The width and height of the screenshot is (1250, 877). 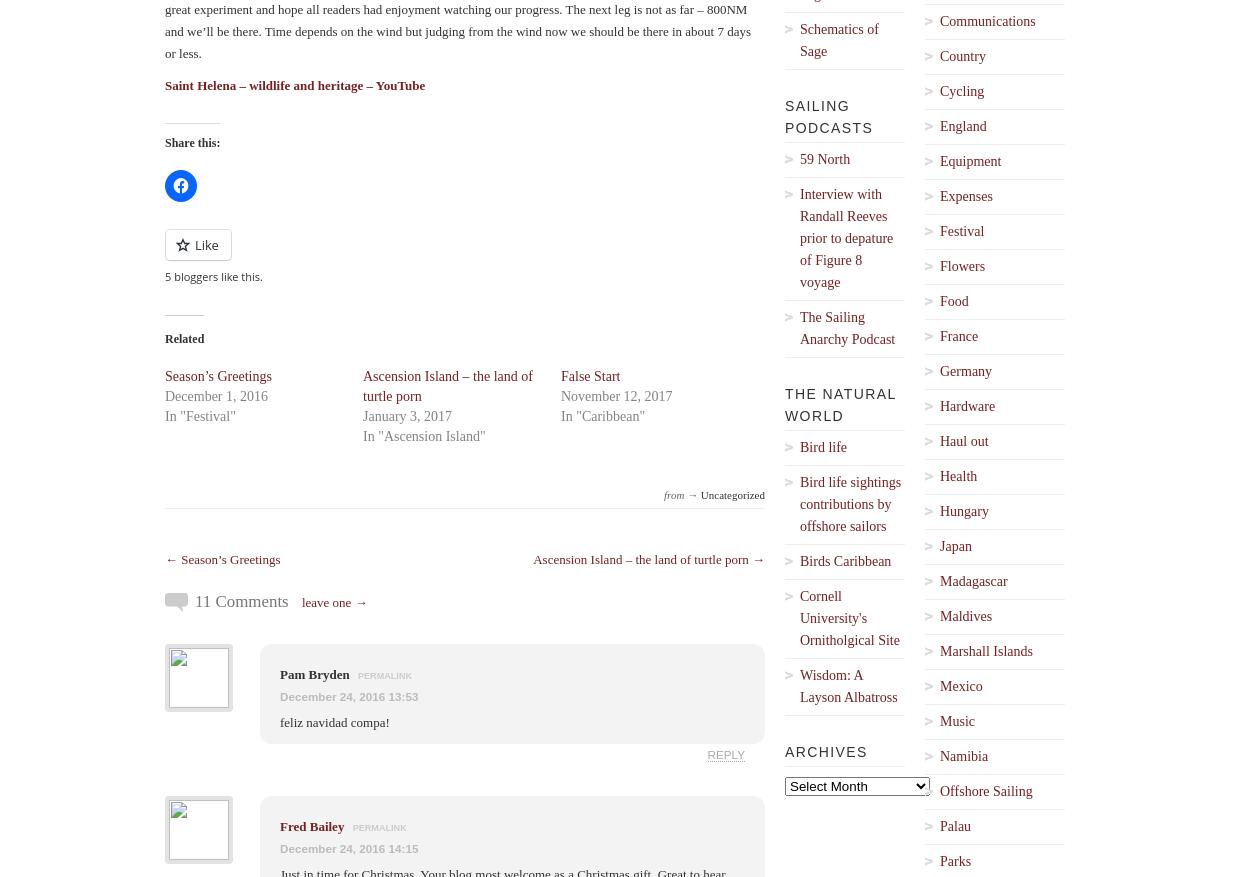 I want to click on 'Uncategorized', so click(x=731, y=493).